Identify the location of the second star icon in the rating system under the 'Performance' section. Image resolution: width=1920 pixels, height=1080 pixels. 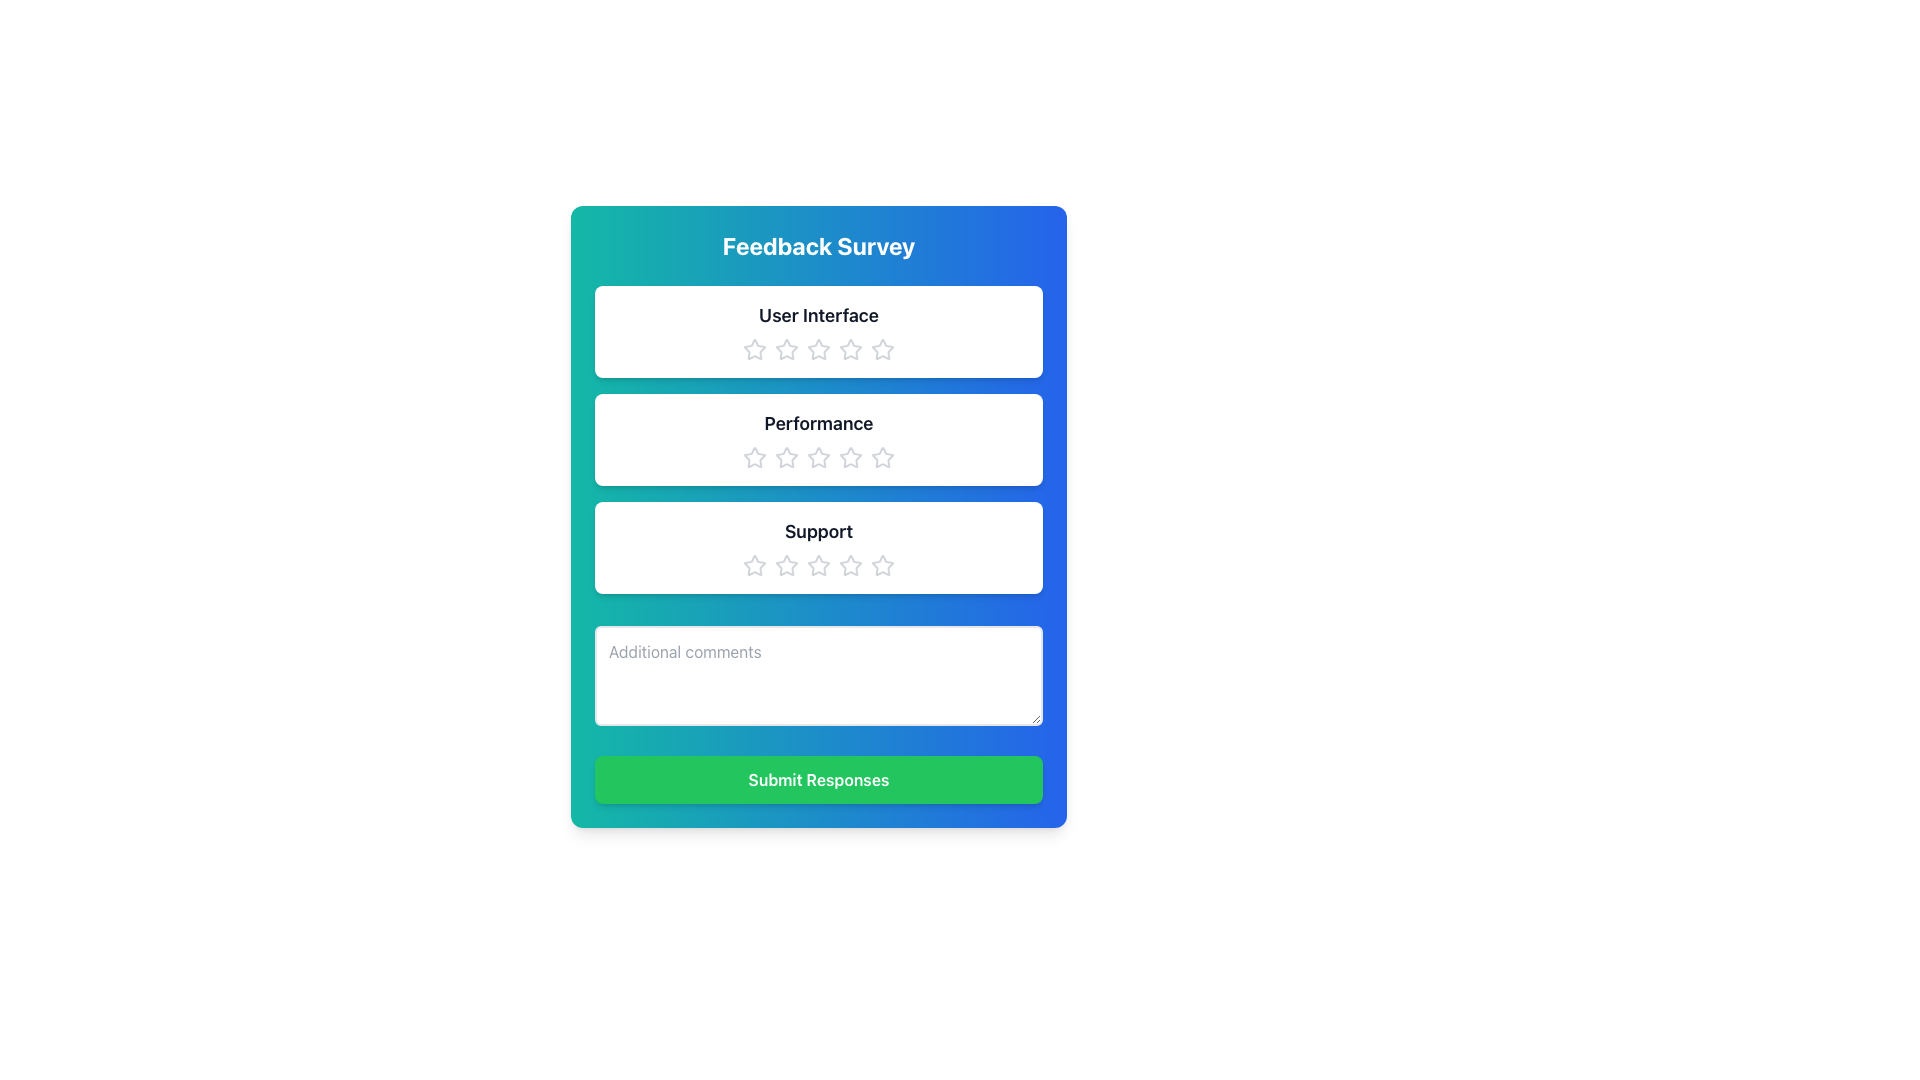
(786, 458).